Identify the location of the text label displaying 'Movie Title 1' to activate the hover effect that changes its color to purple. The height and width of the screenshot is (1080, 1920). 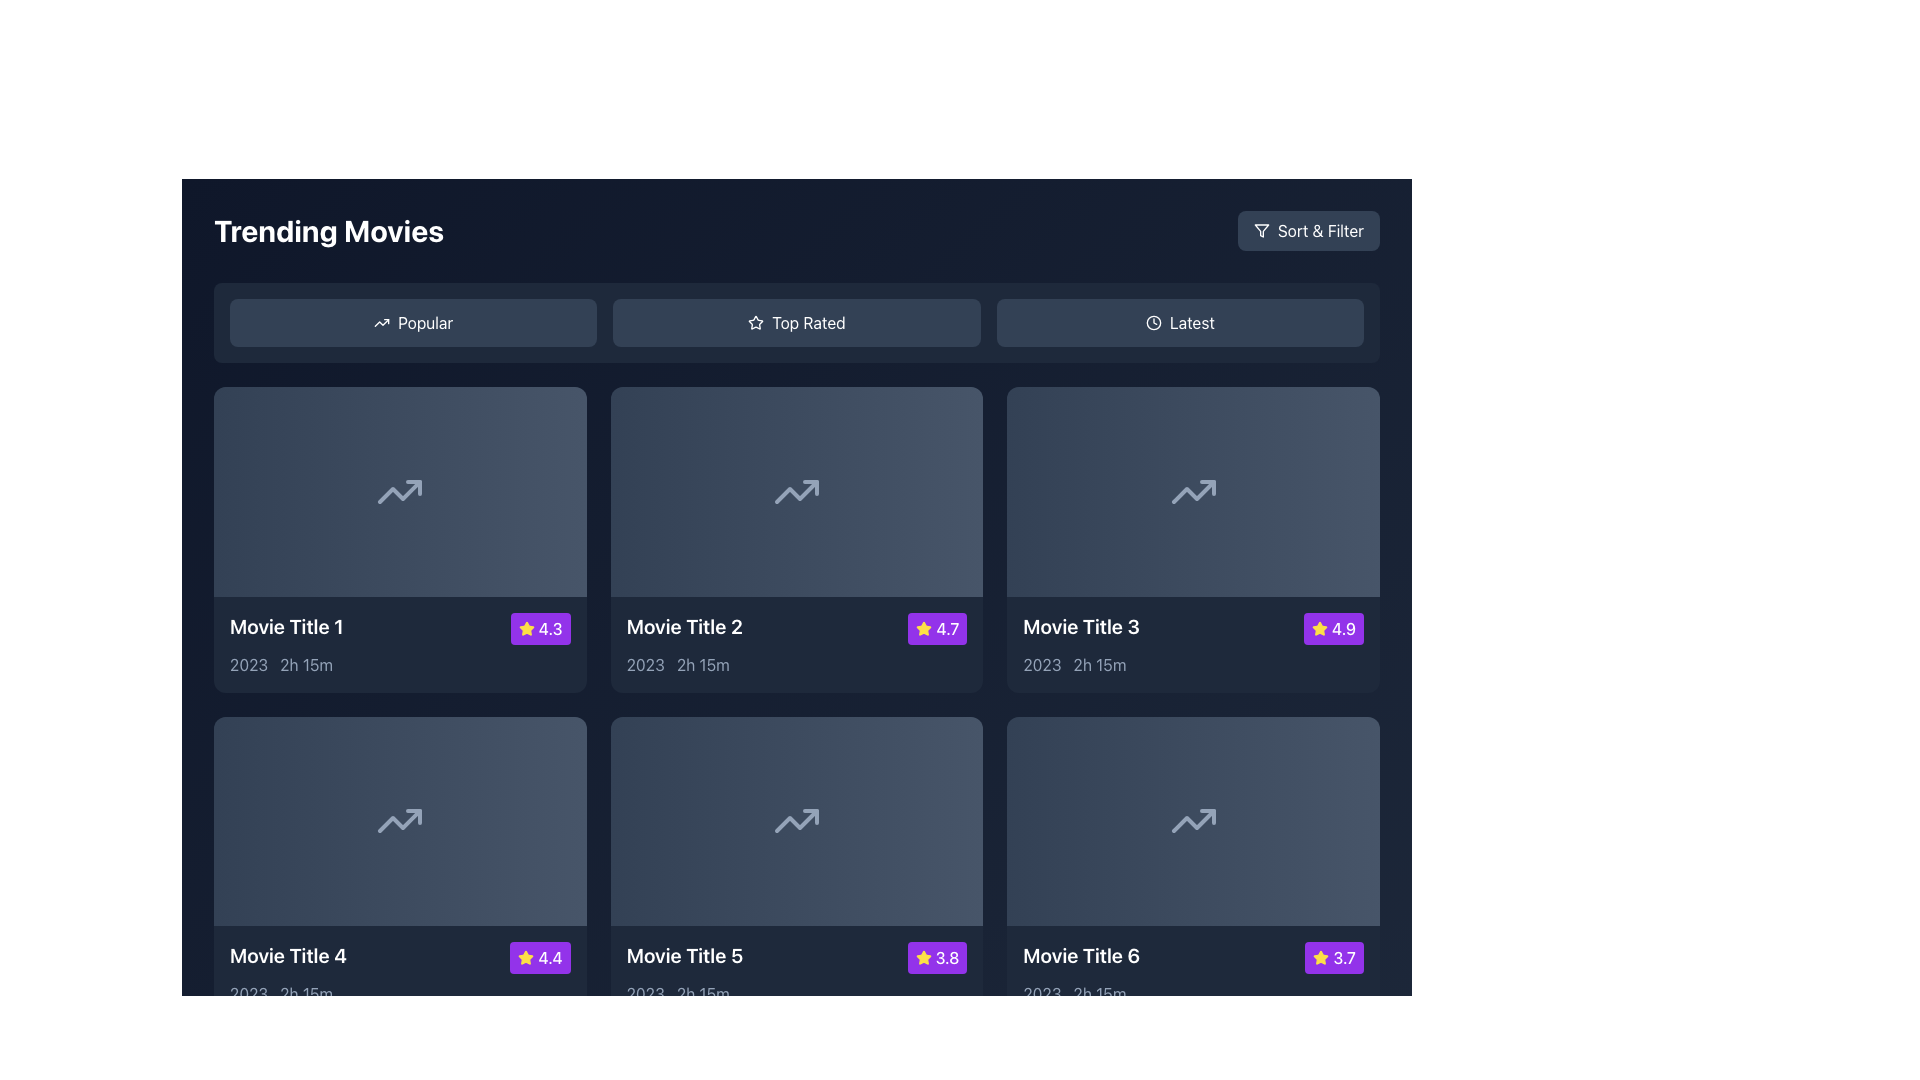
(285, 625).